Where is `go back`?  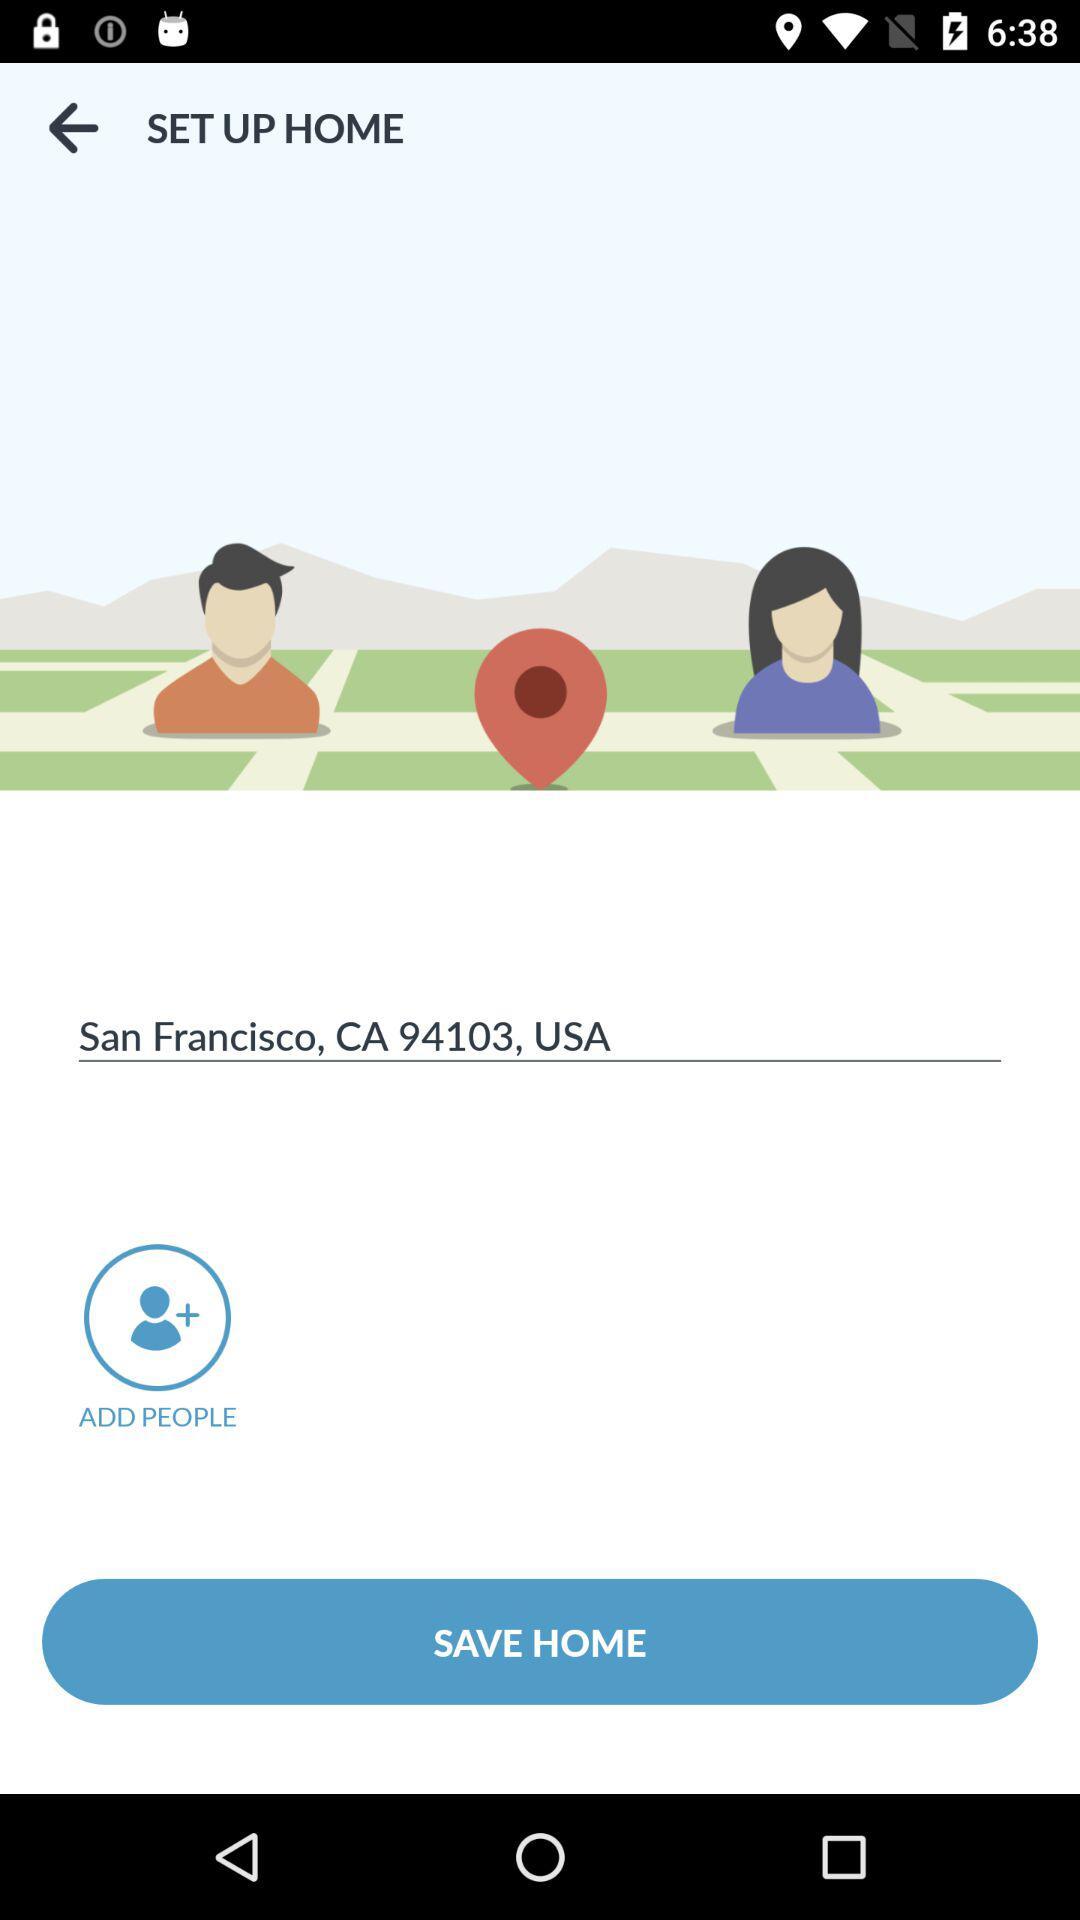 go back is located at coordinates (72, 127).